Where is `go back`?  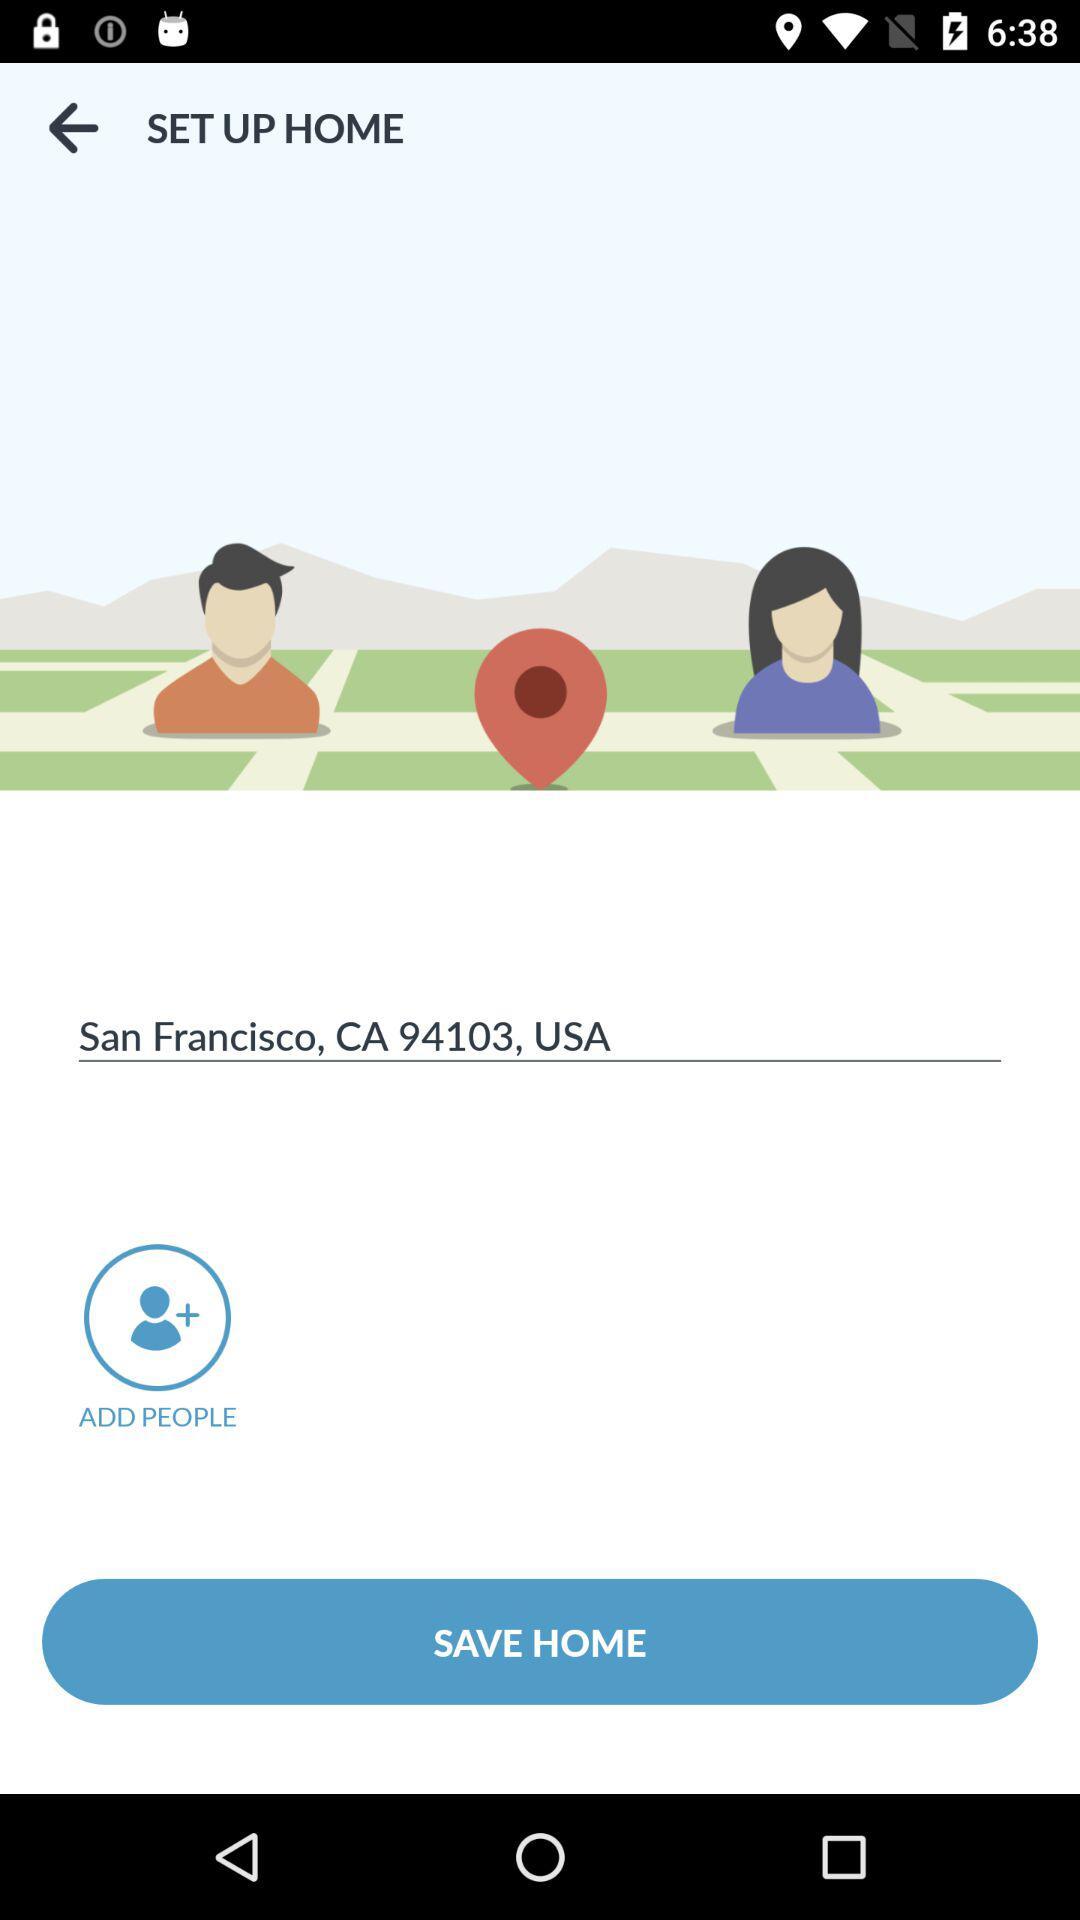 go back is located at coordinates (72, 127).